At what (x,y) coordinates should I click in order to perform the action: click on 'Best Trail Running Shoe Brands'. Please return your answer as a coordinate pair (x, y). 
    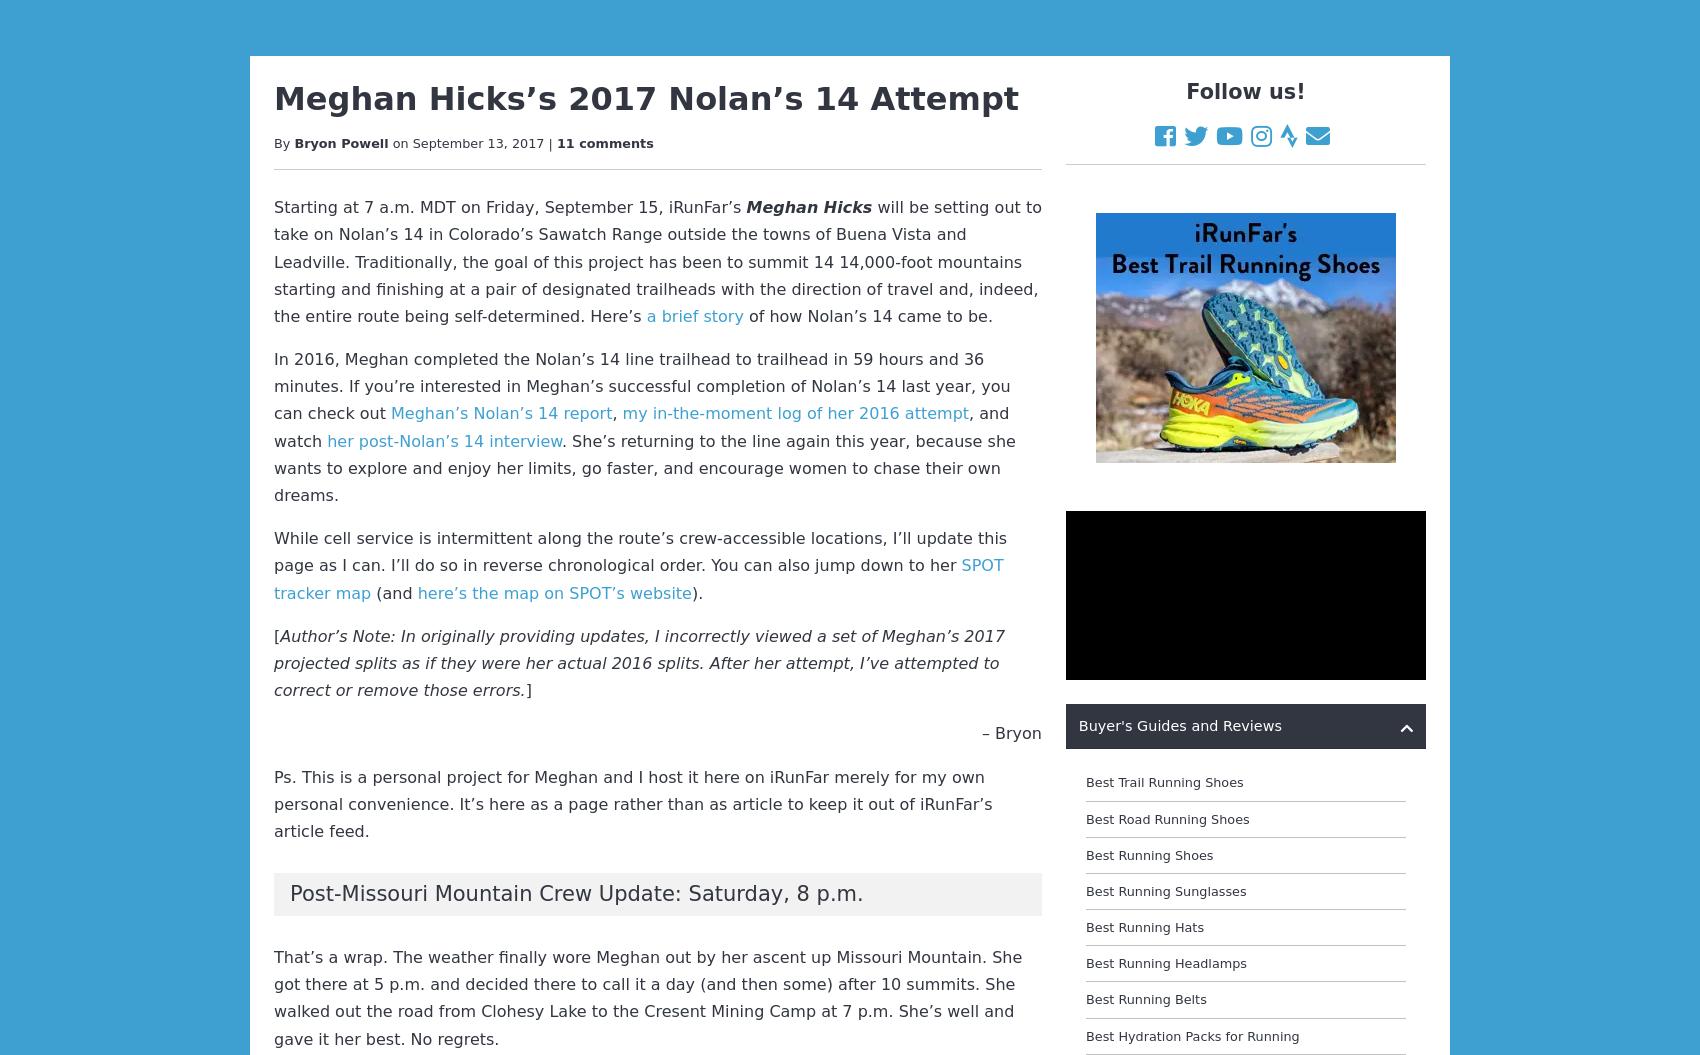
    Looking at the image, I should click on (1184, 856).